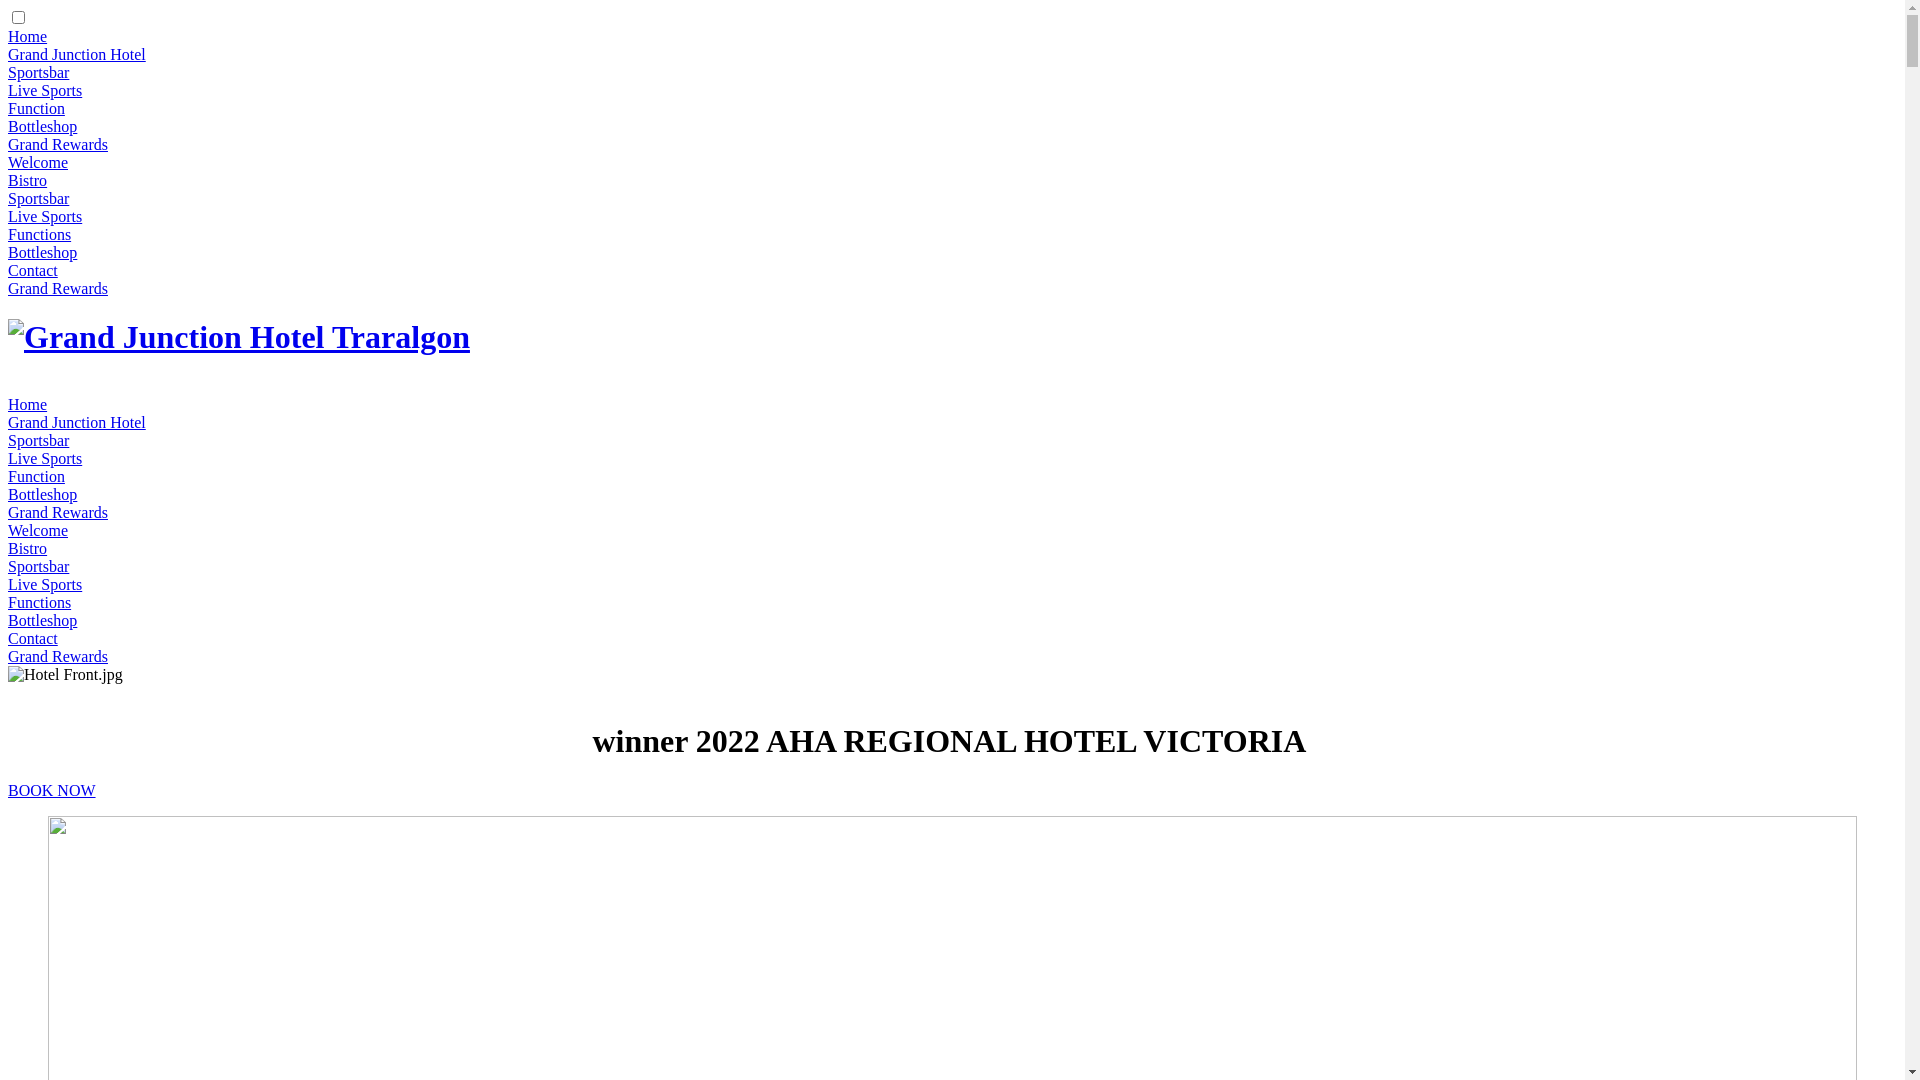 The height and width of the screenshot is (1080, 1920). What do you see at coordinates (27, 180) in the screenshot?
I see `'Bistro'` at bounding box center [27, 180].